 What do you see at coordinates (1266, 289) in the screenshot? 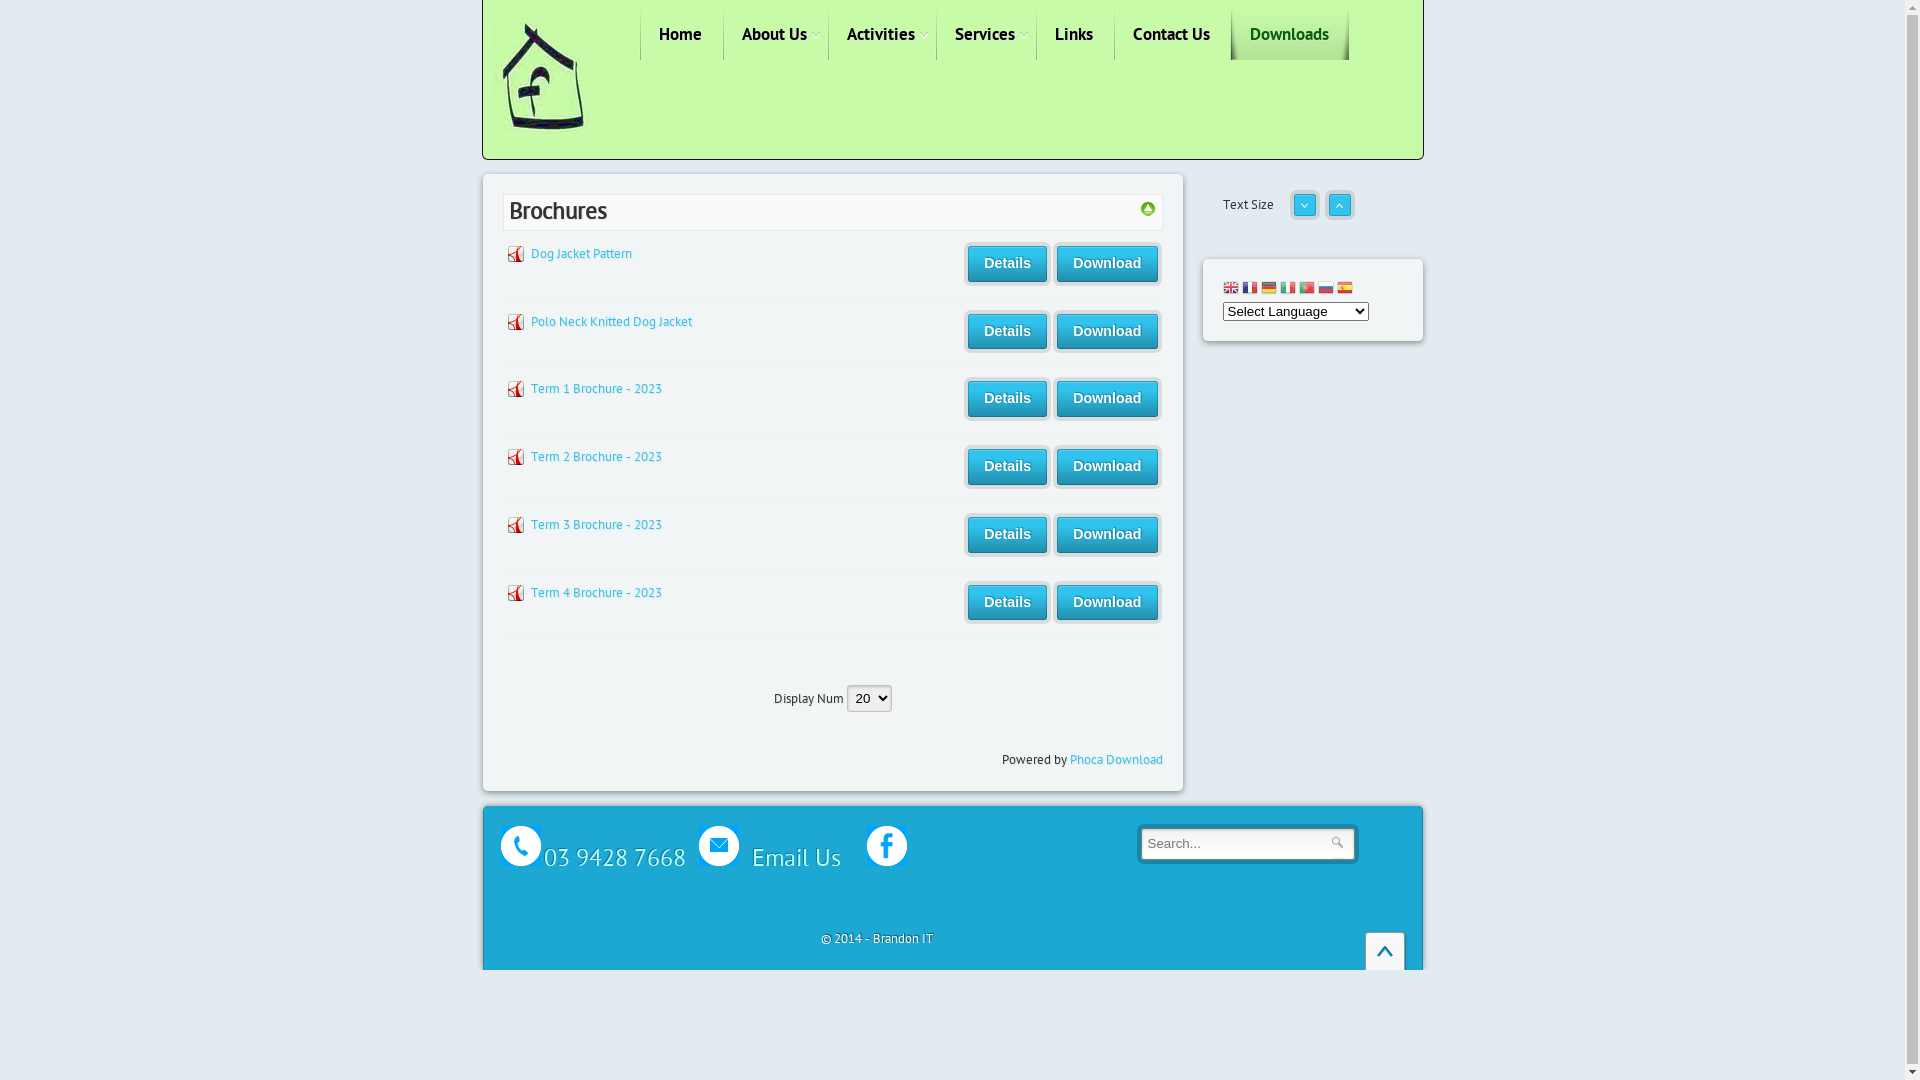
I see `'German'` at bounding box center [1266, 289].